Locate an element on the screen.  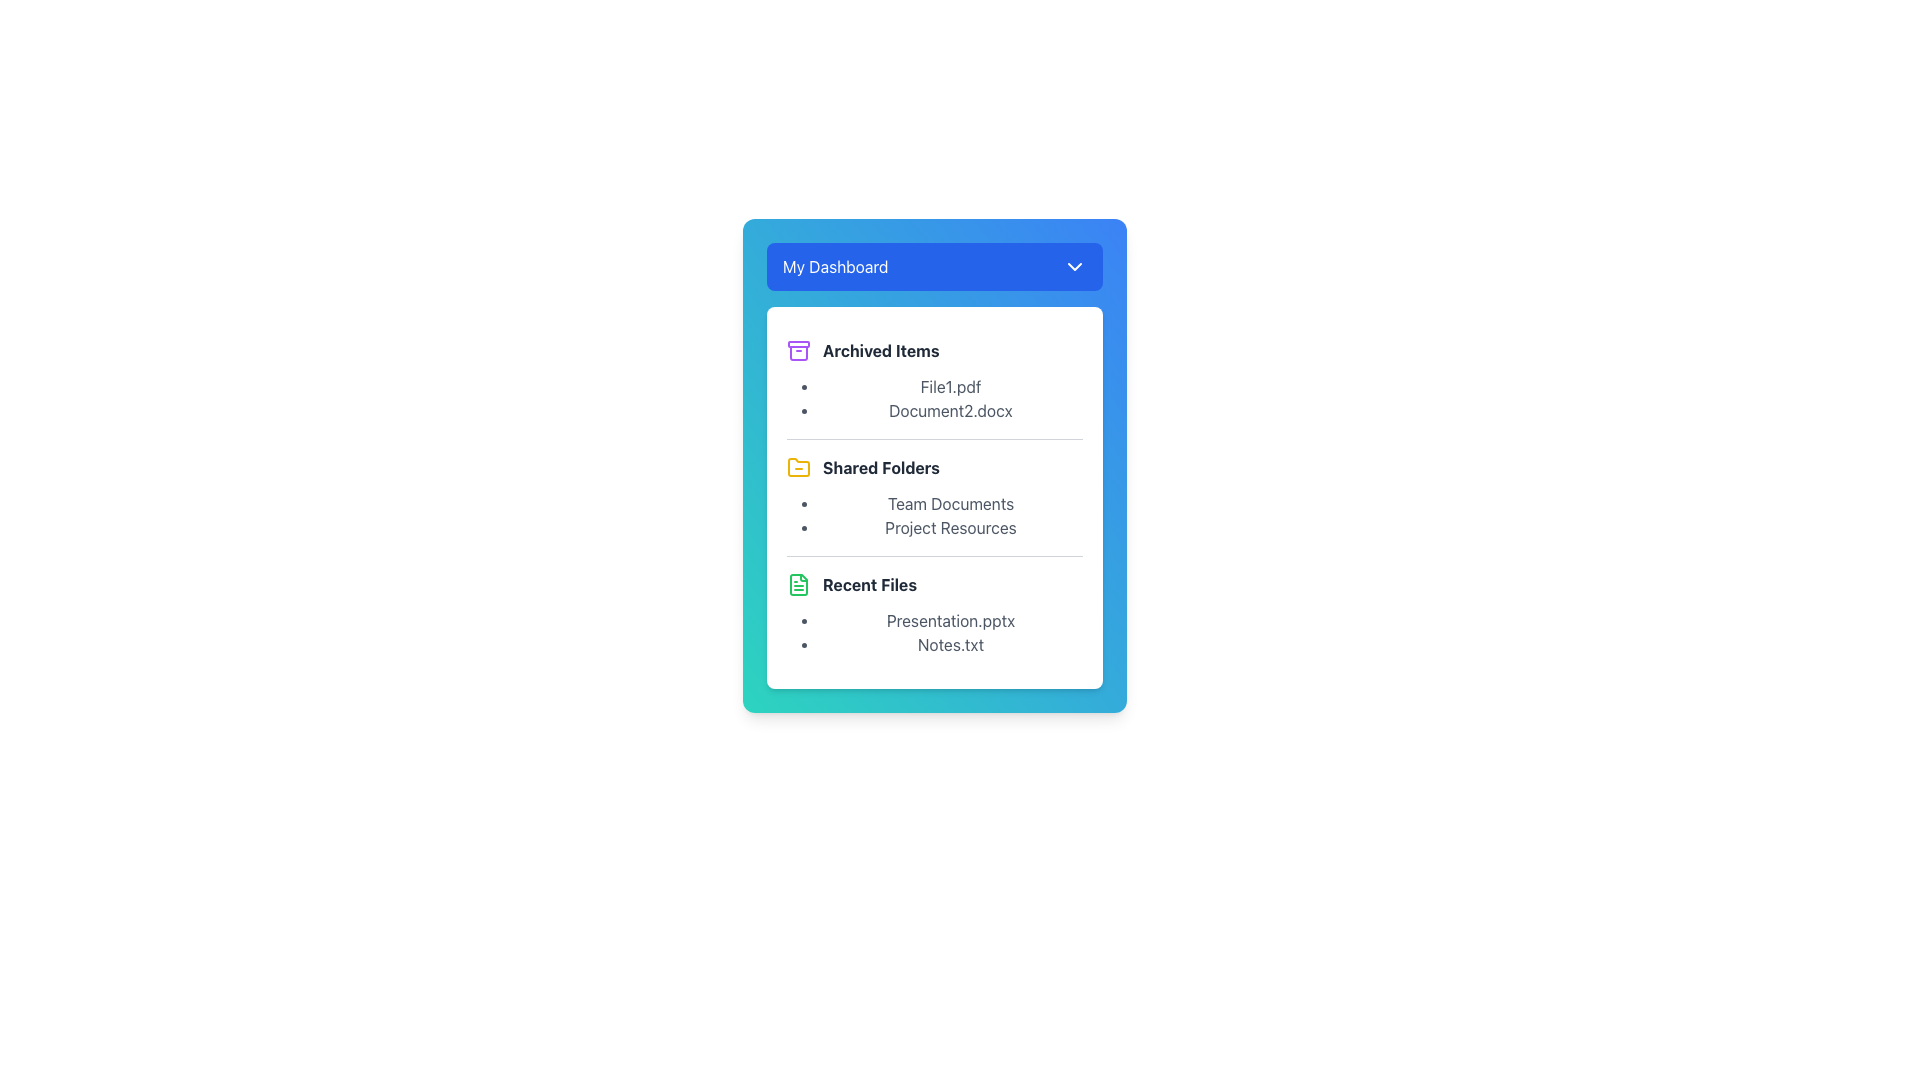
the text label displaying the name of the second archived file in the 'Archived Items' list, which is located below 'File1.pdf' is located at coordinates (949, 410).